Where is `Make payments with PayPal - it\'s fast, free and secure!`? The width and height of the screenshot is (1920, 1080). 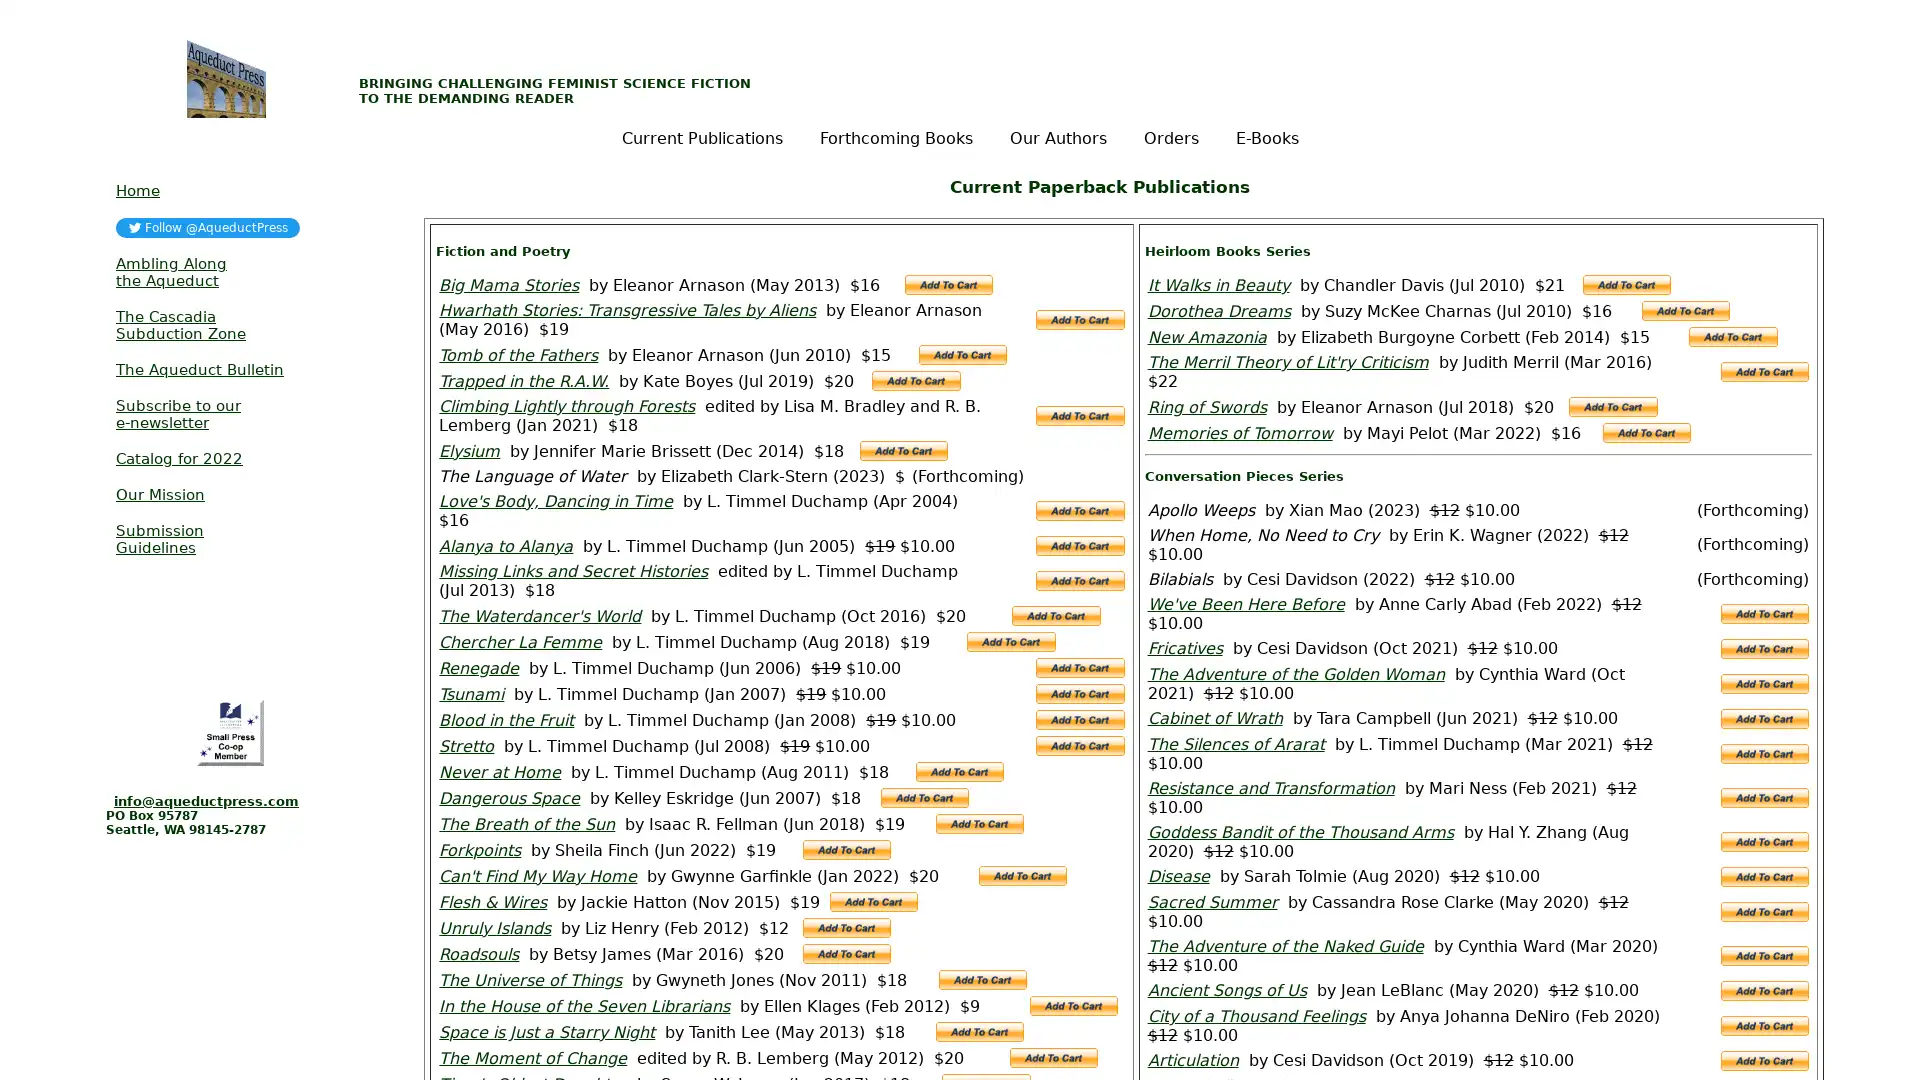 Make payments with PayPal - it\'s fast, free and secure! is located at coordinates (873, 902).